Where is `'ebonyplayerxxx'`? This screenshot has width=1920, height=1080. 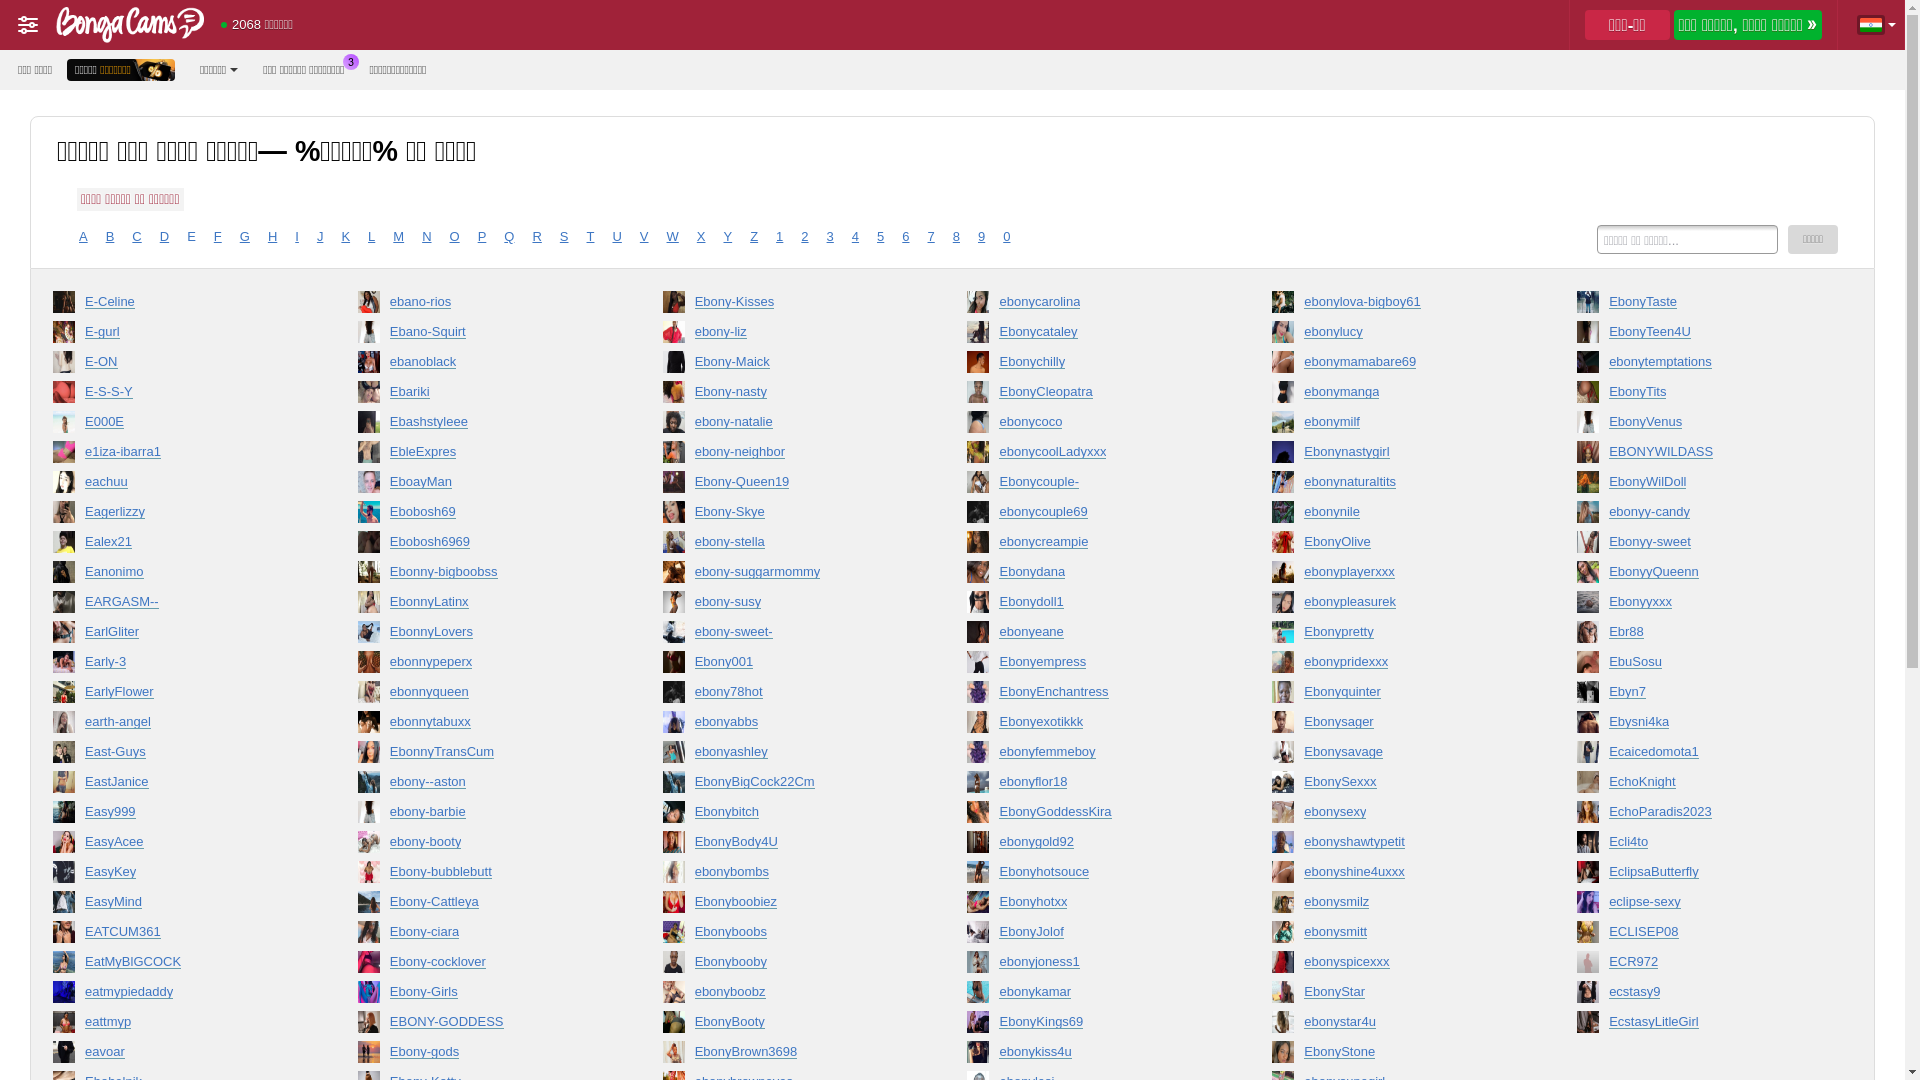
'ebonyplayerxxx' is located at coordinates (1395, 575).